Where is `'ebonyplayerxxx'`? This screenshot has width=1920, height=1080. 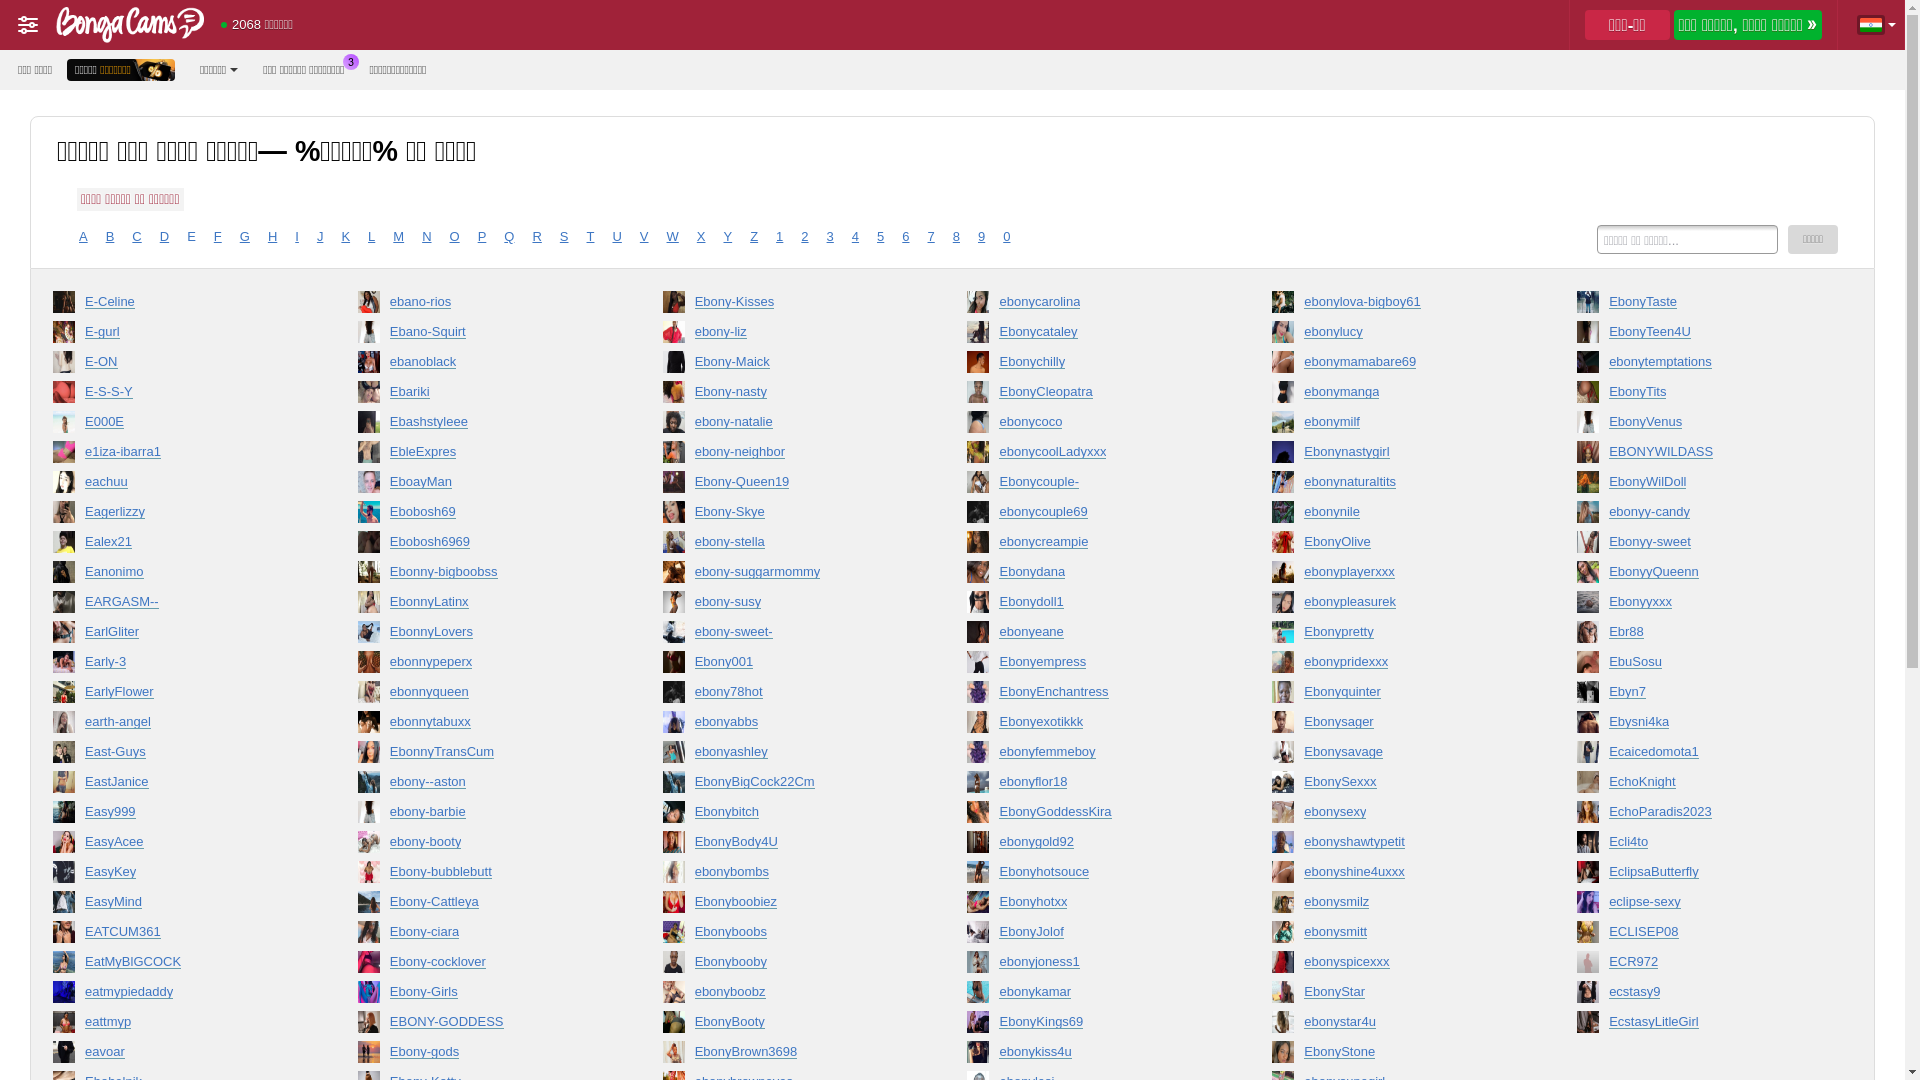
'ebonyplayerxxx' is located at coordinates (1395, 575).